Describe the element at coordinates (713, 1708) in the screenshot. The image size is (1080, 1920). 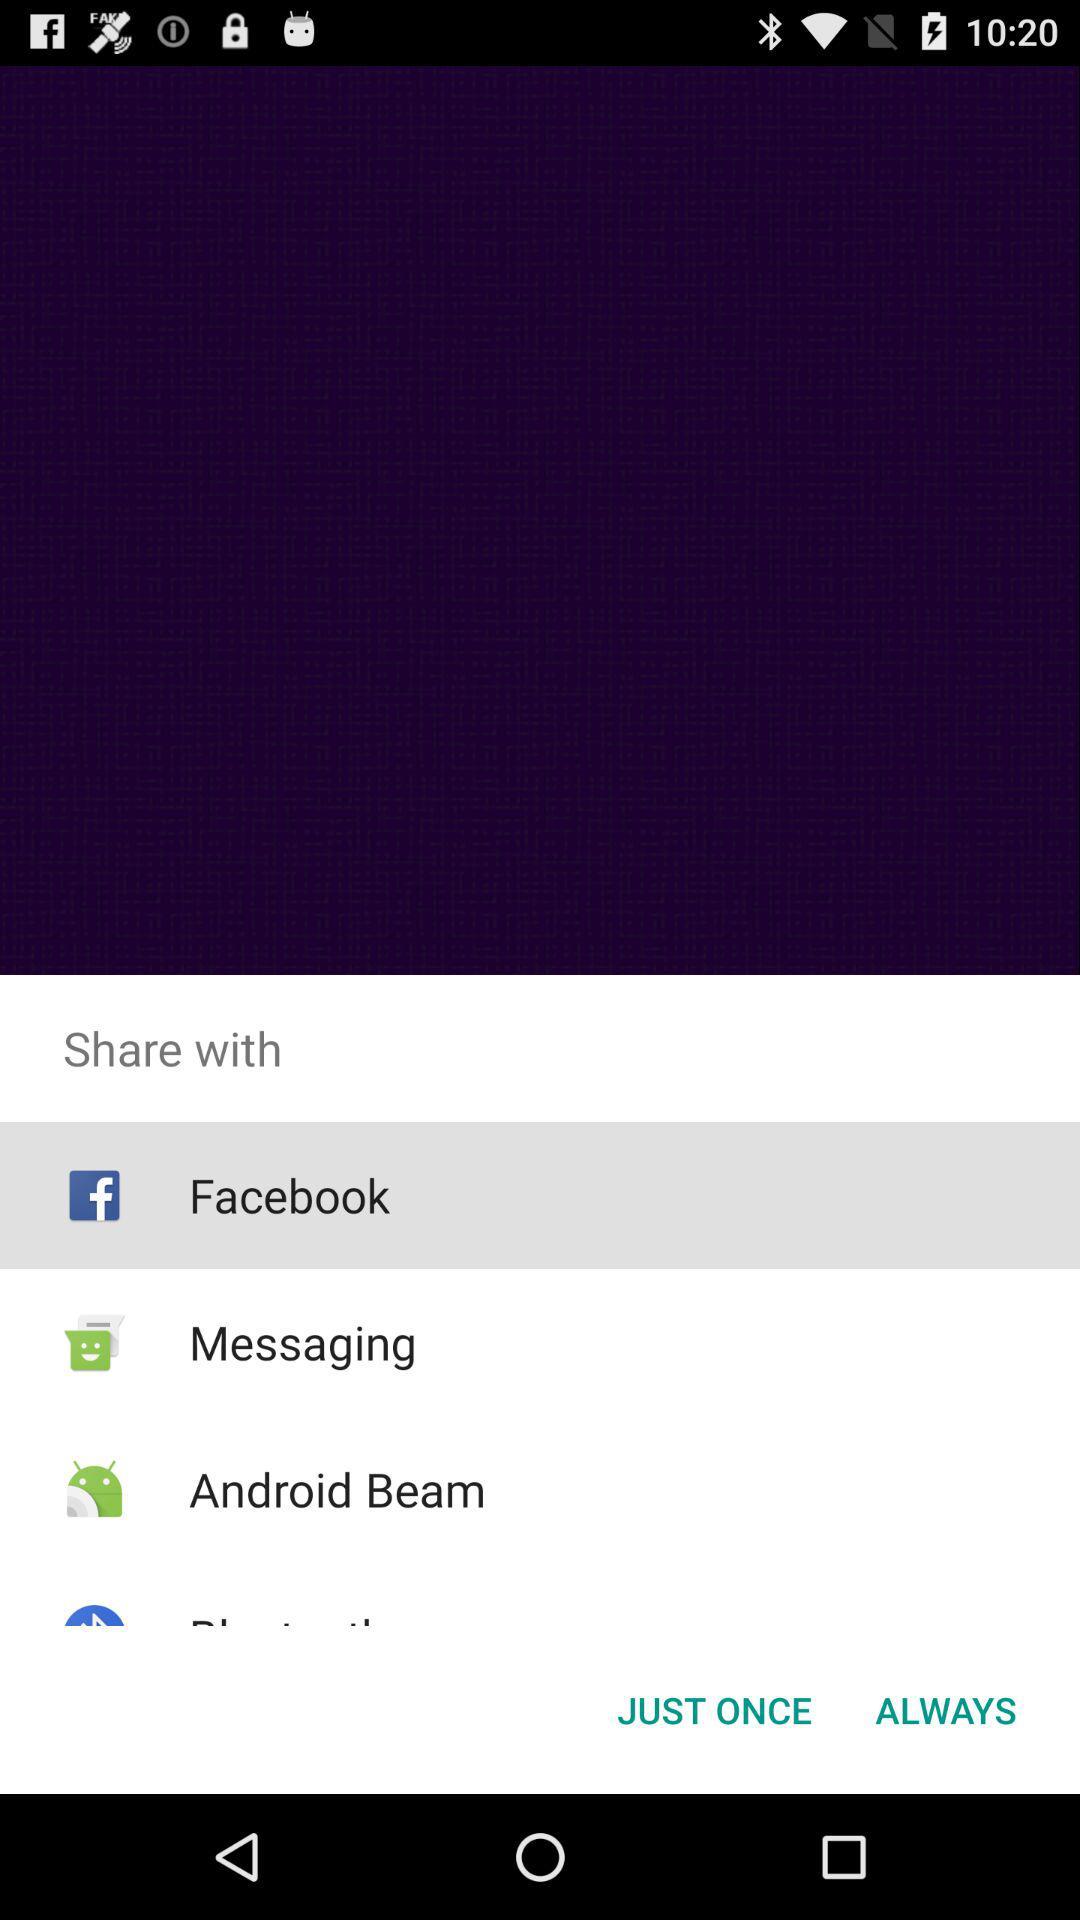
I see `app below the share with` at that location.